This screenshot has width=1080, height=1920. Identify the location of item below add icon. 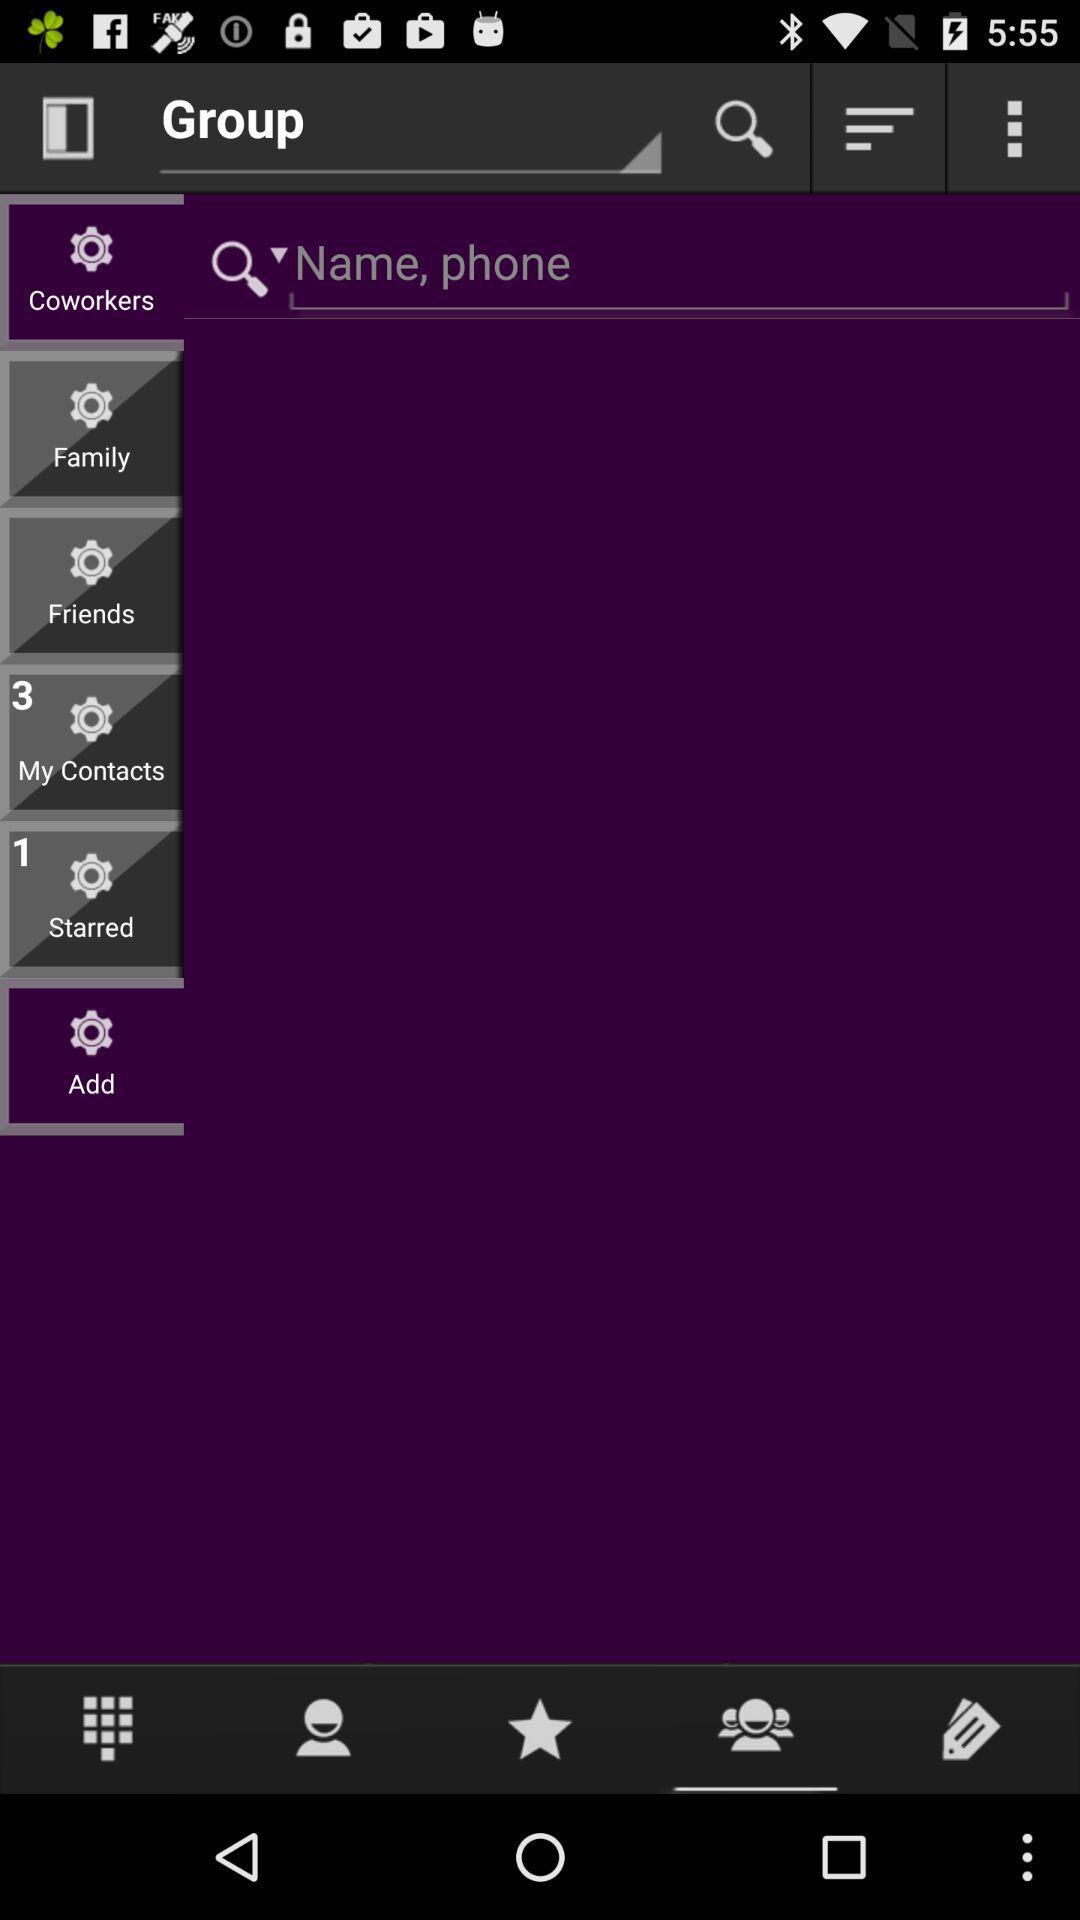
(108, 1727).